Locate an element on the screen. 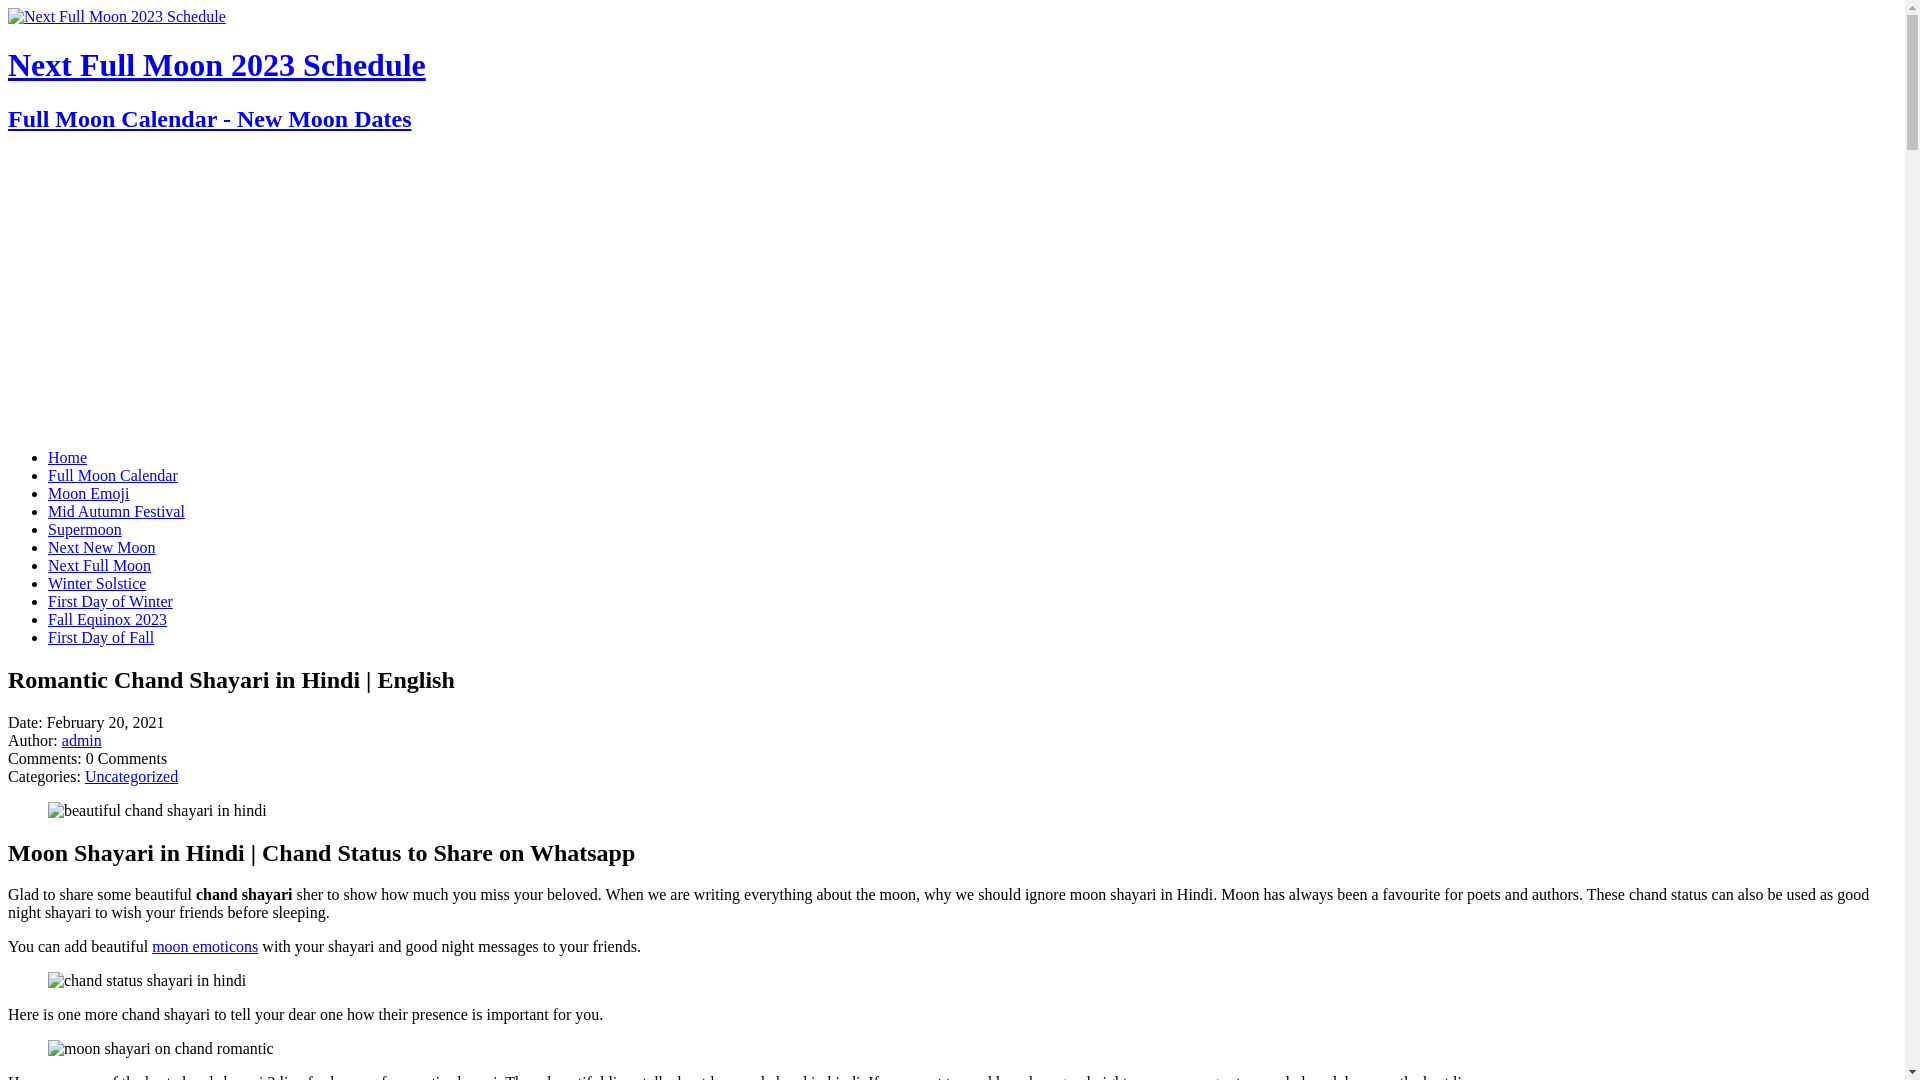 The image size is (1920, 1080). 'Moon Emoji' is located at coordinates (48, 493).